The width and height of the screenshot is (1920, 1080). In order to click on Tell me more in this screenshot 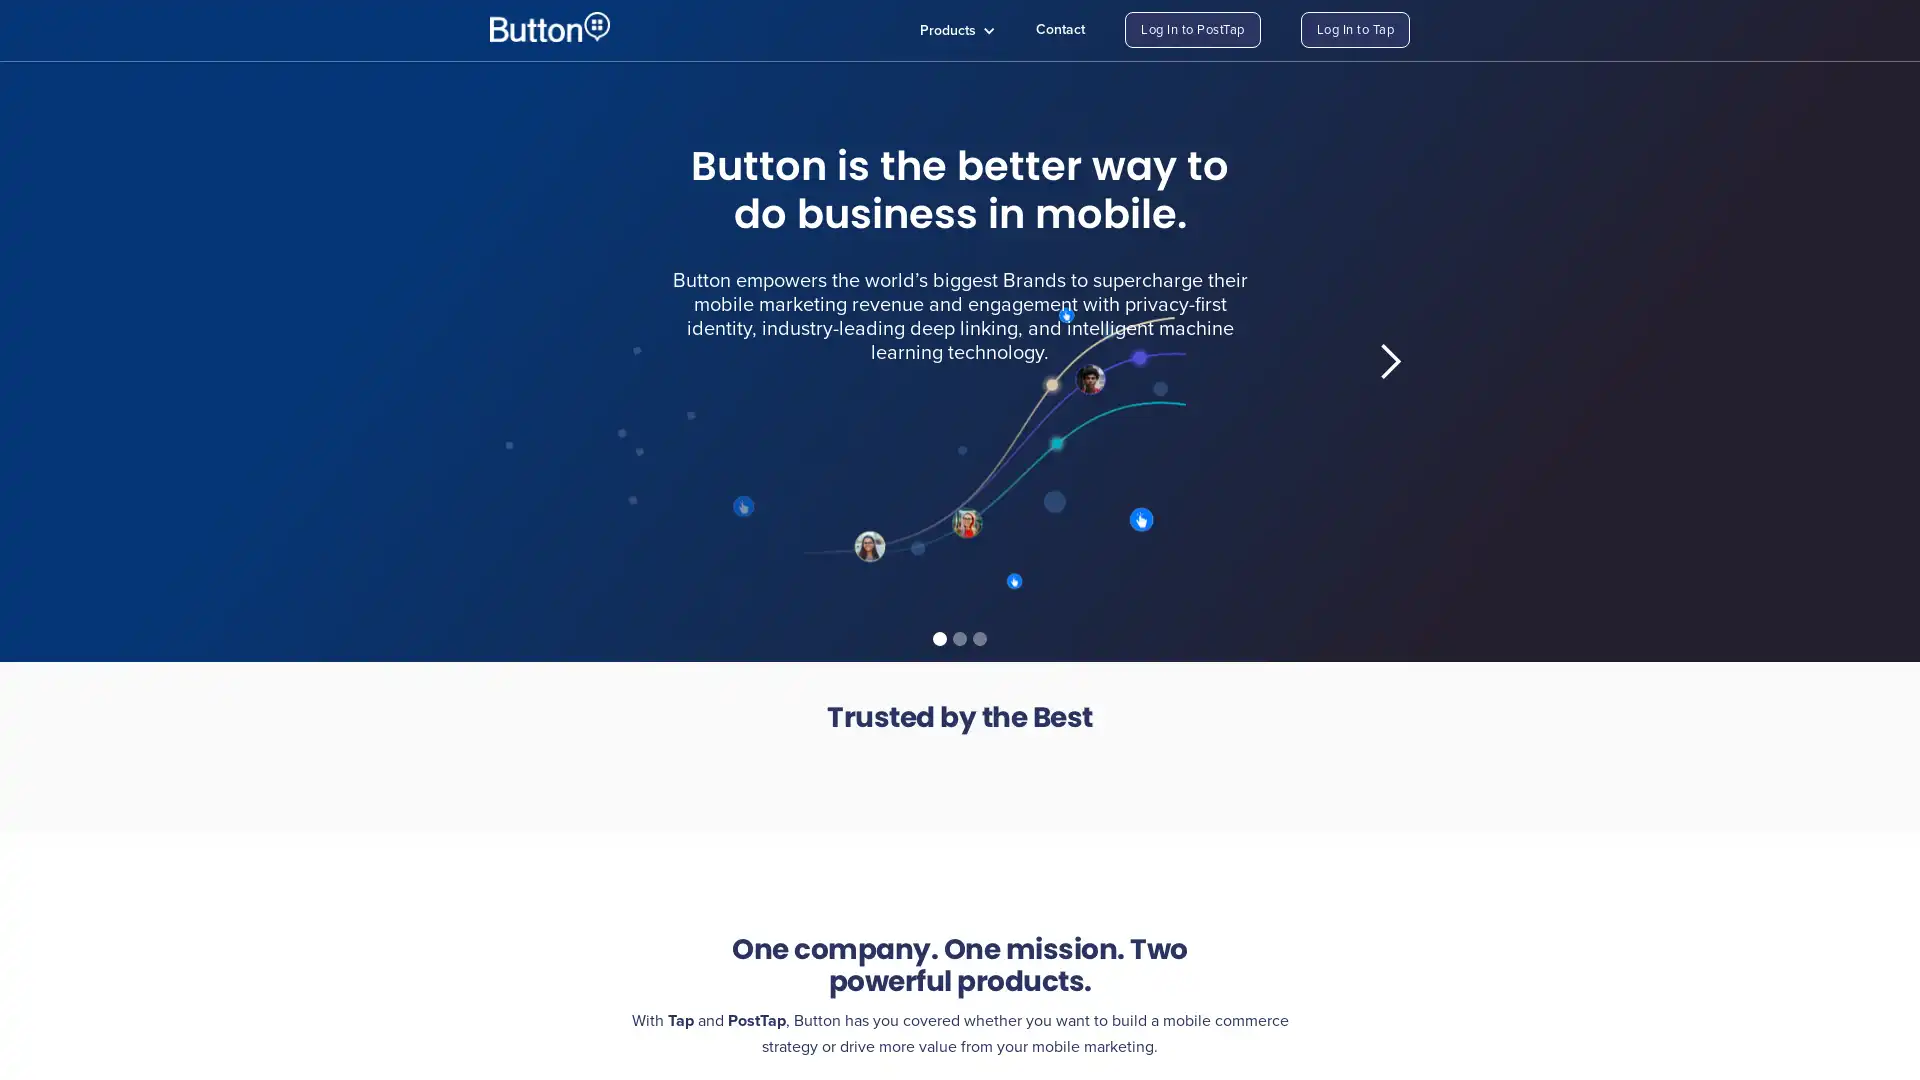, I will do `click(737, 508)`.